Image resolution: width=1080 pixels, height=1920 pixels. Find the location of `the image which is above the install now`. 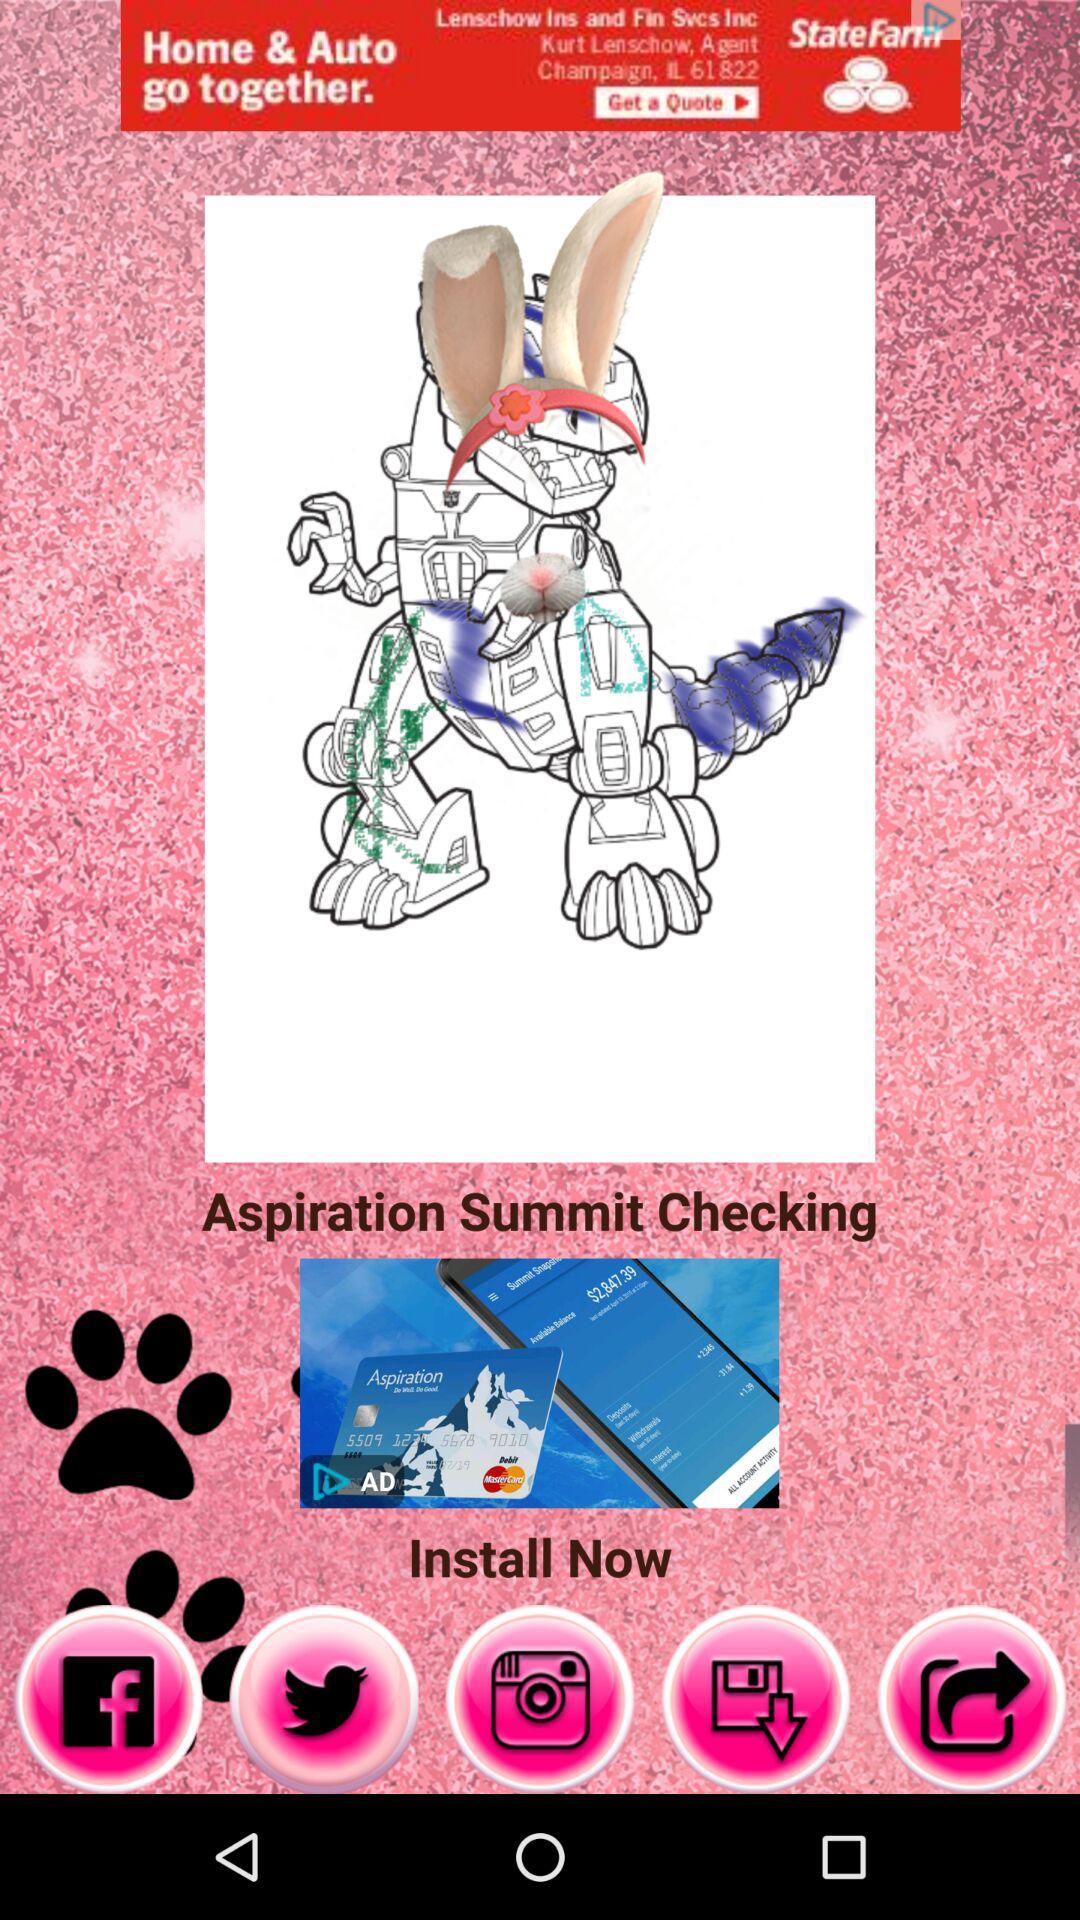

the image which is above the install now is located at coordinates (538, 1382).